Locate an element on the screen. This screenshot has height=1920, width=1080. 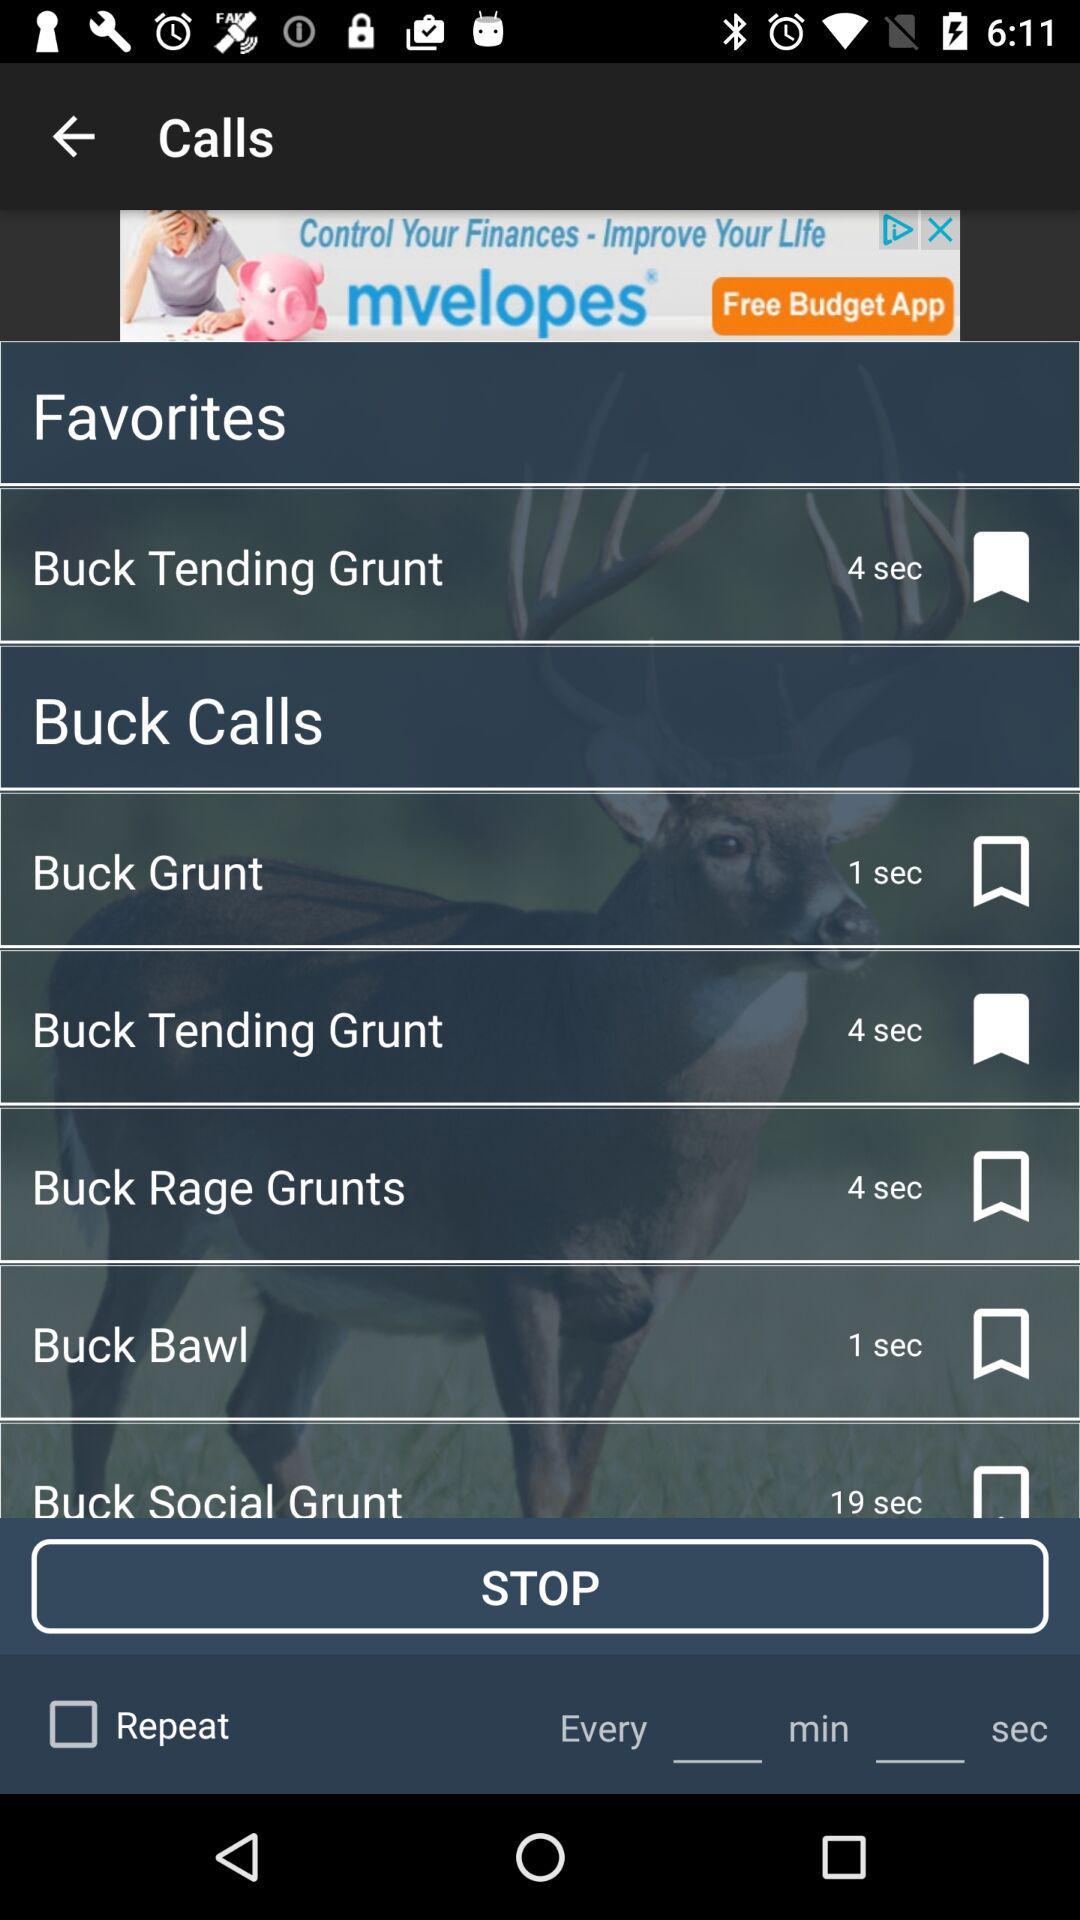
every is located at coordinates (716, 1723).